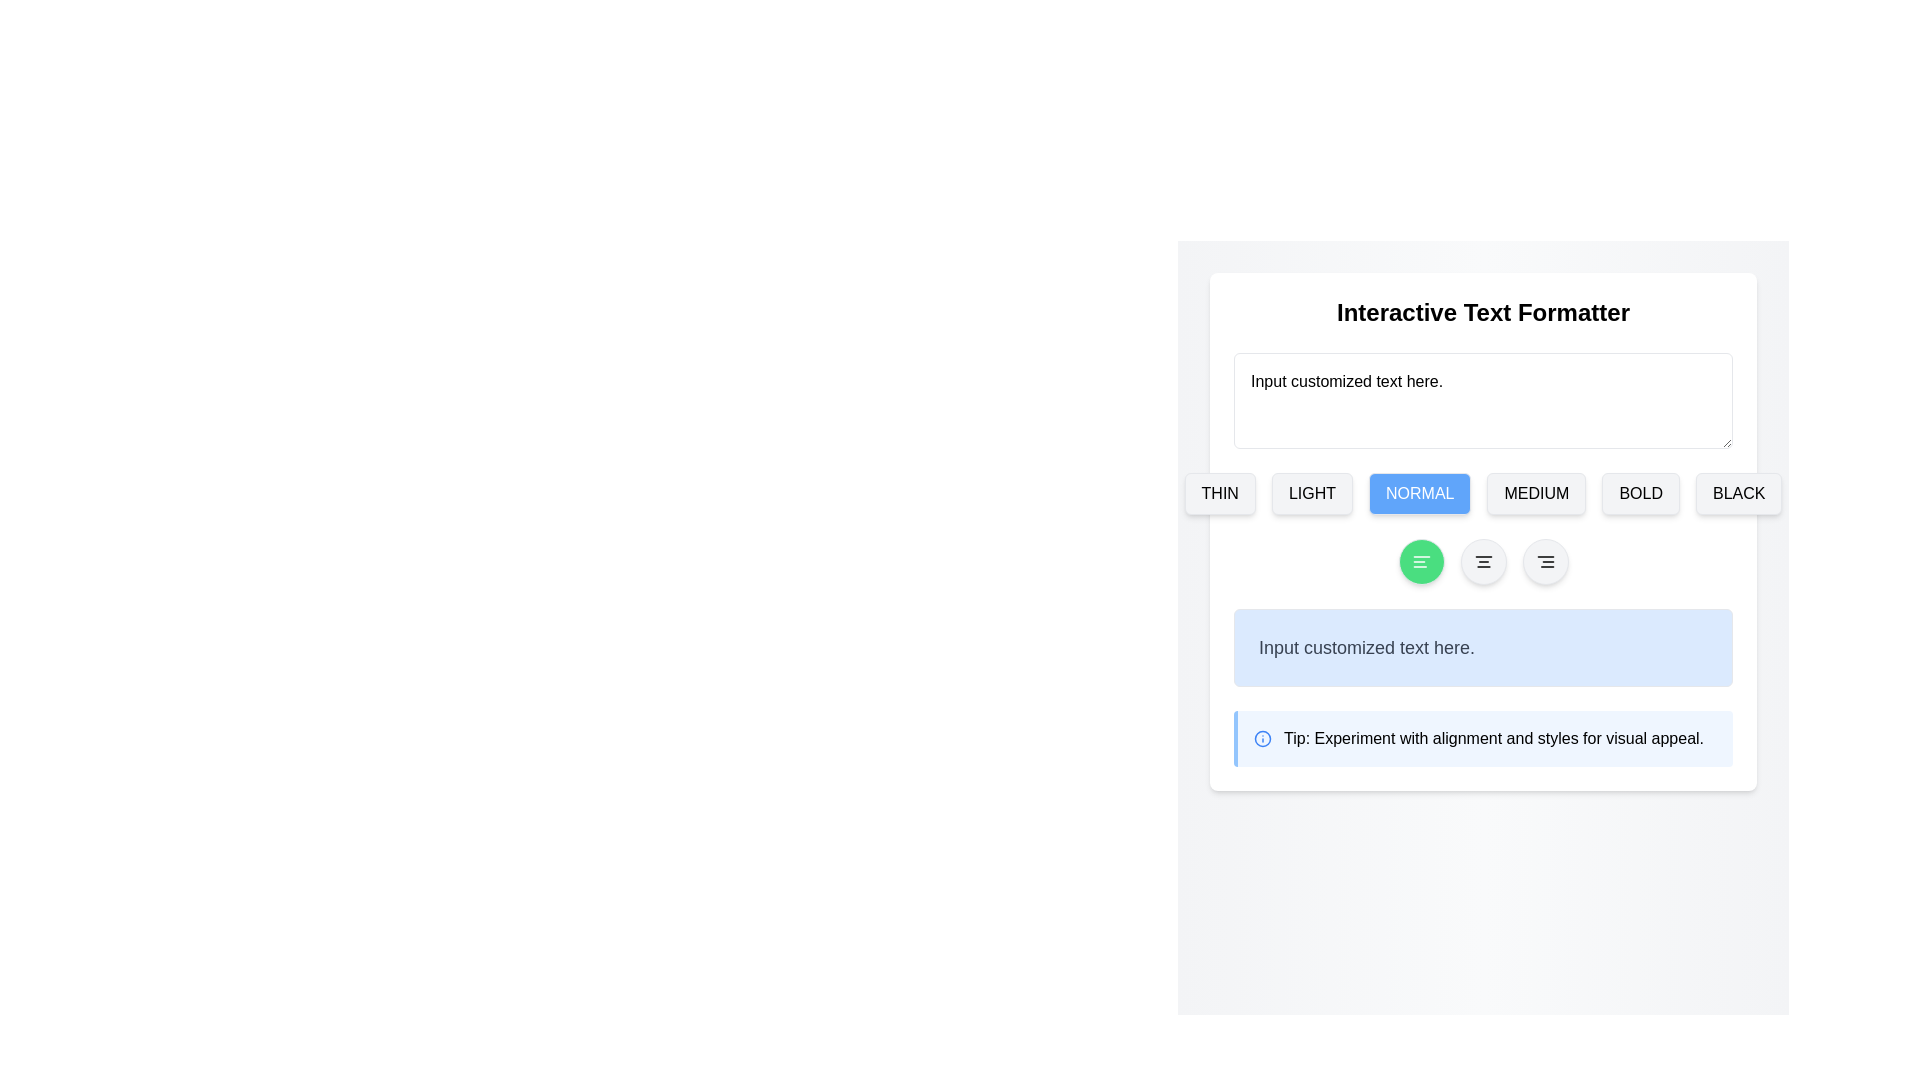 This screenshot has height=1080, width=1920. What do you see at coordinates (1483, 562) in the screenshot?
I see `the circular button with a light gray background featuring a center alignment icon, positioned between the left and right alignment buttons, to trigger a tooltip or visual feedback` at bounding box center [1483, 562].